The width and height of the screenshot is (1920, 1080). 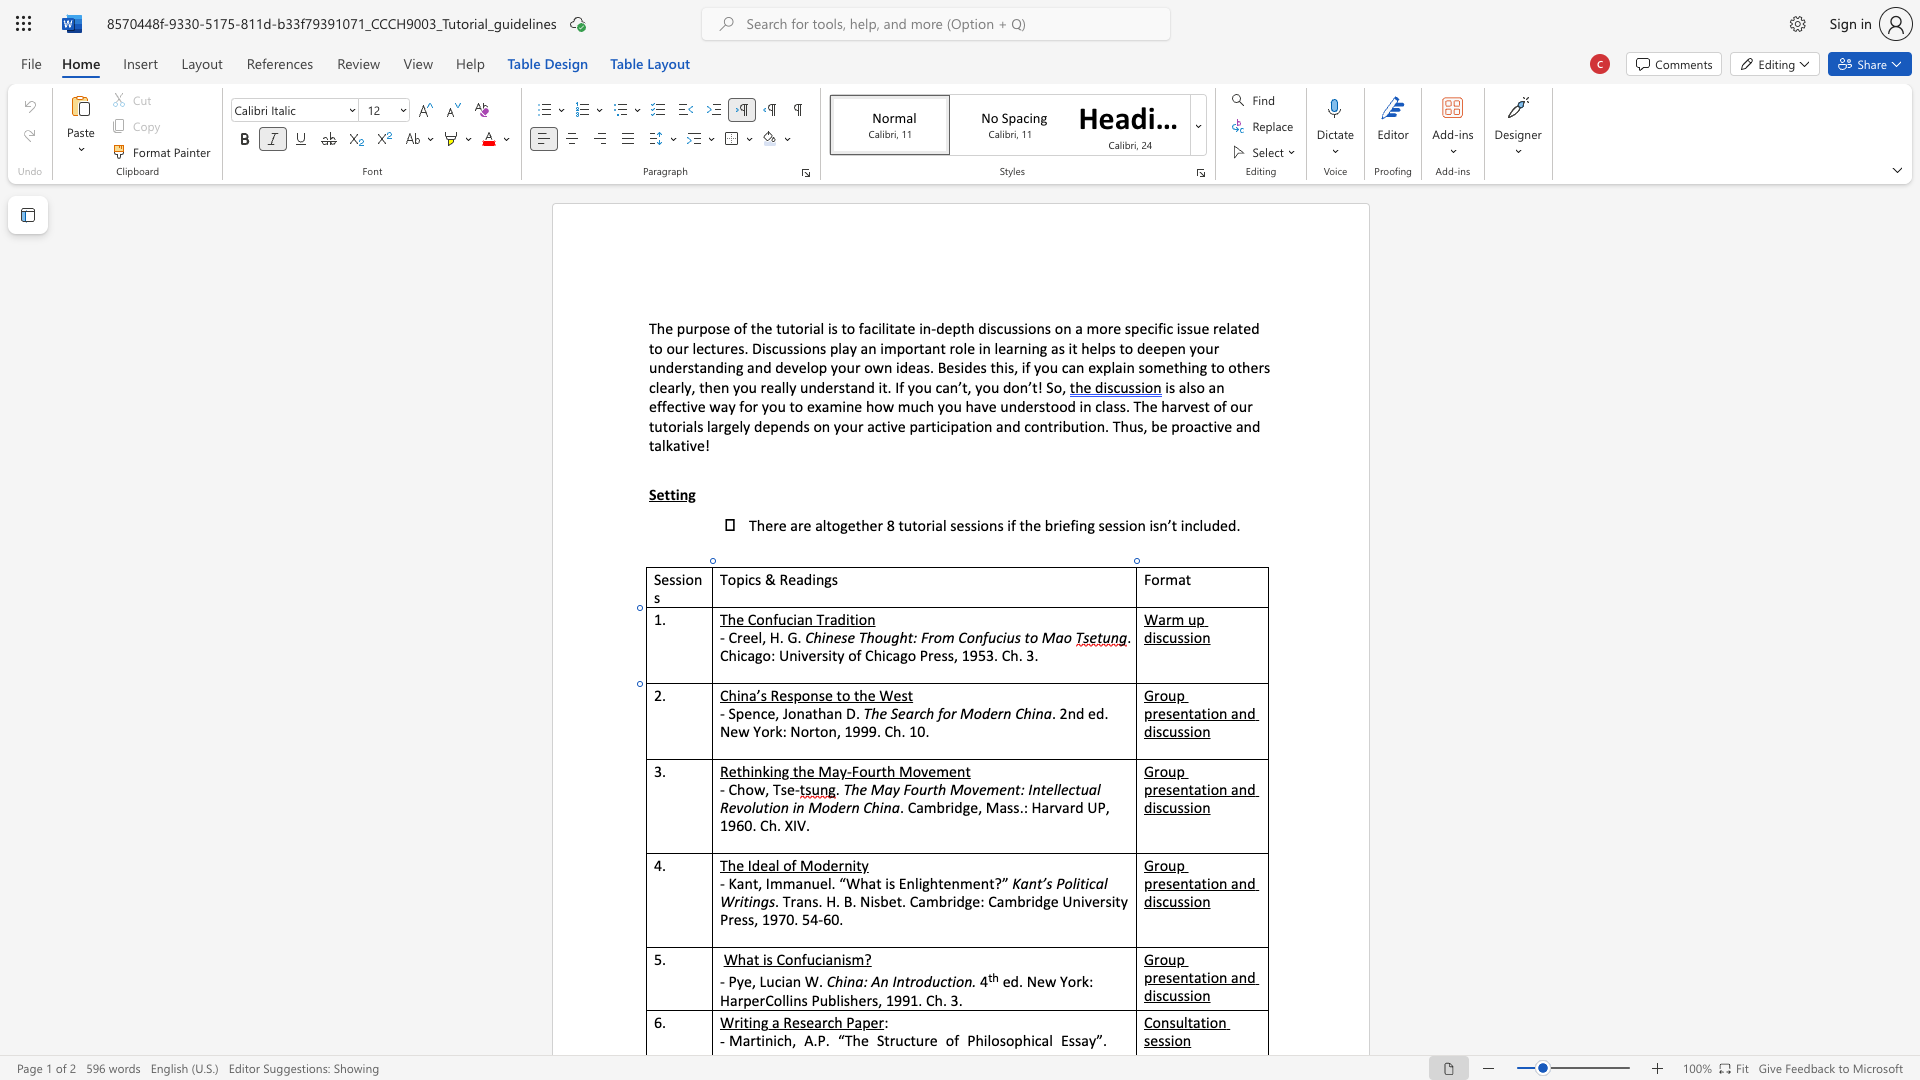 What do you see at coordinates (1191, 637) in the screenshot?
I see `the 2th character "i" in the text` at bounding box center [1191, 637].